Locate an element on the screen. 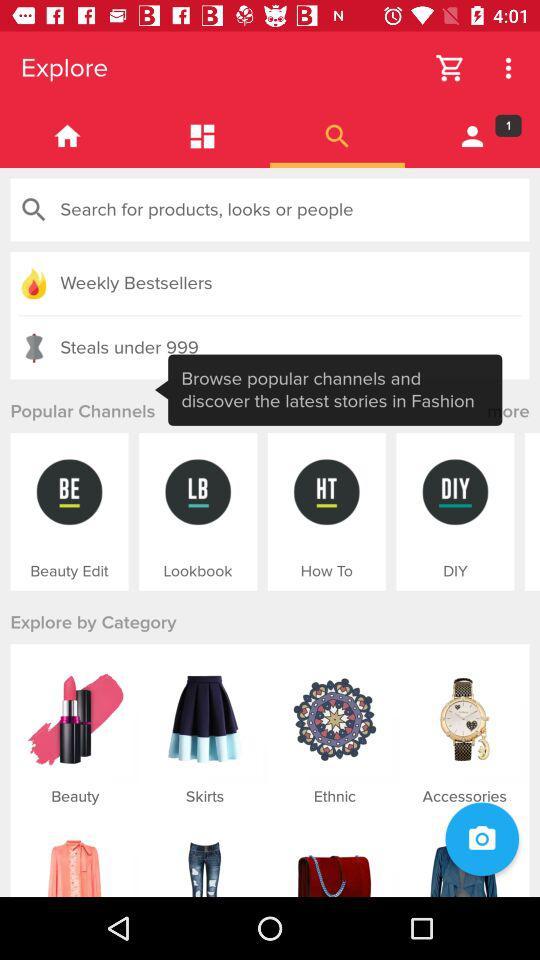  search for products is located at coordinates (270, 210).